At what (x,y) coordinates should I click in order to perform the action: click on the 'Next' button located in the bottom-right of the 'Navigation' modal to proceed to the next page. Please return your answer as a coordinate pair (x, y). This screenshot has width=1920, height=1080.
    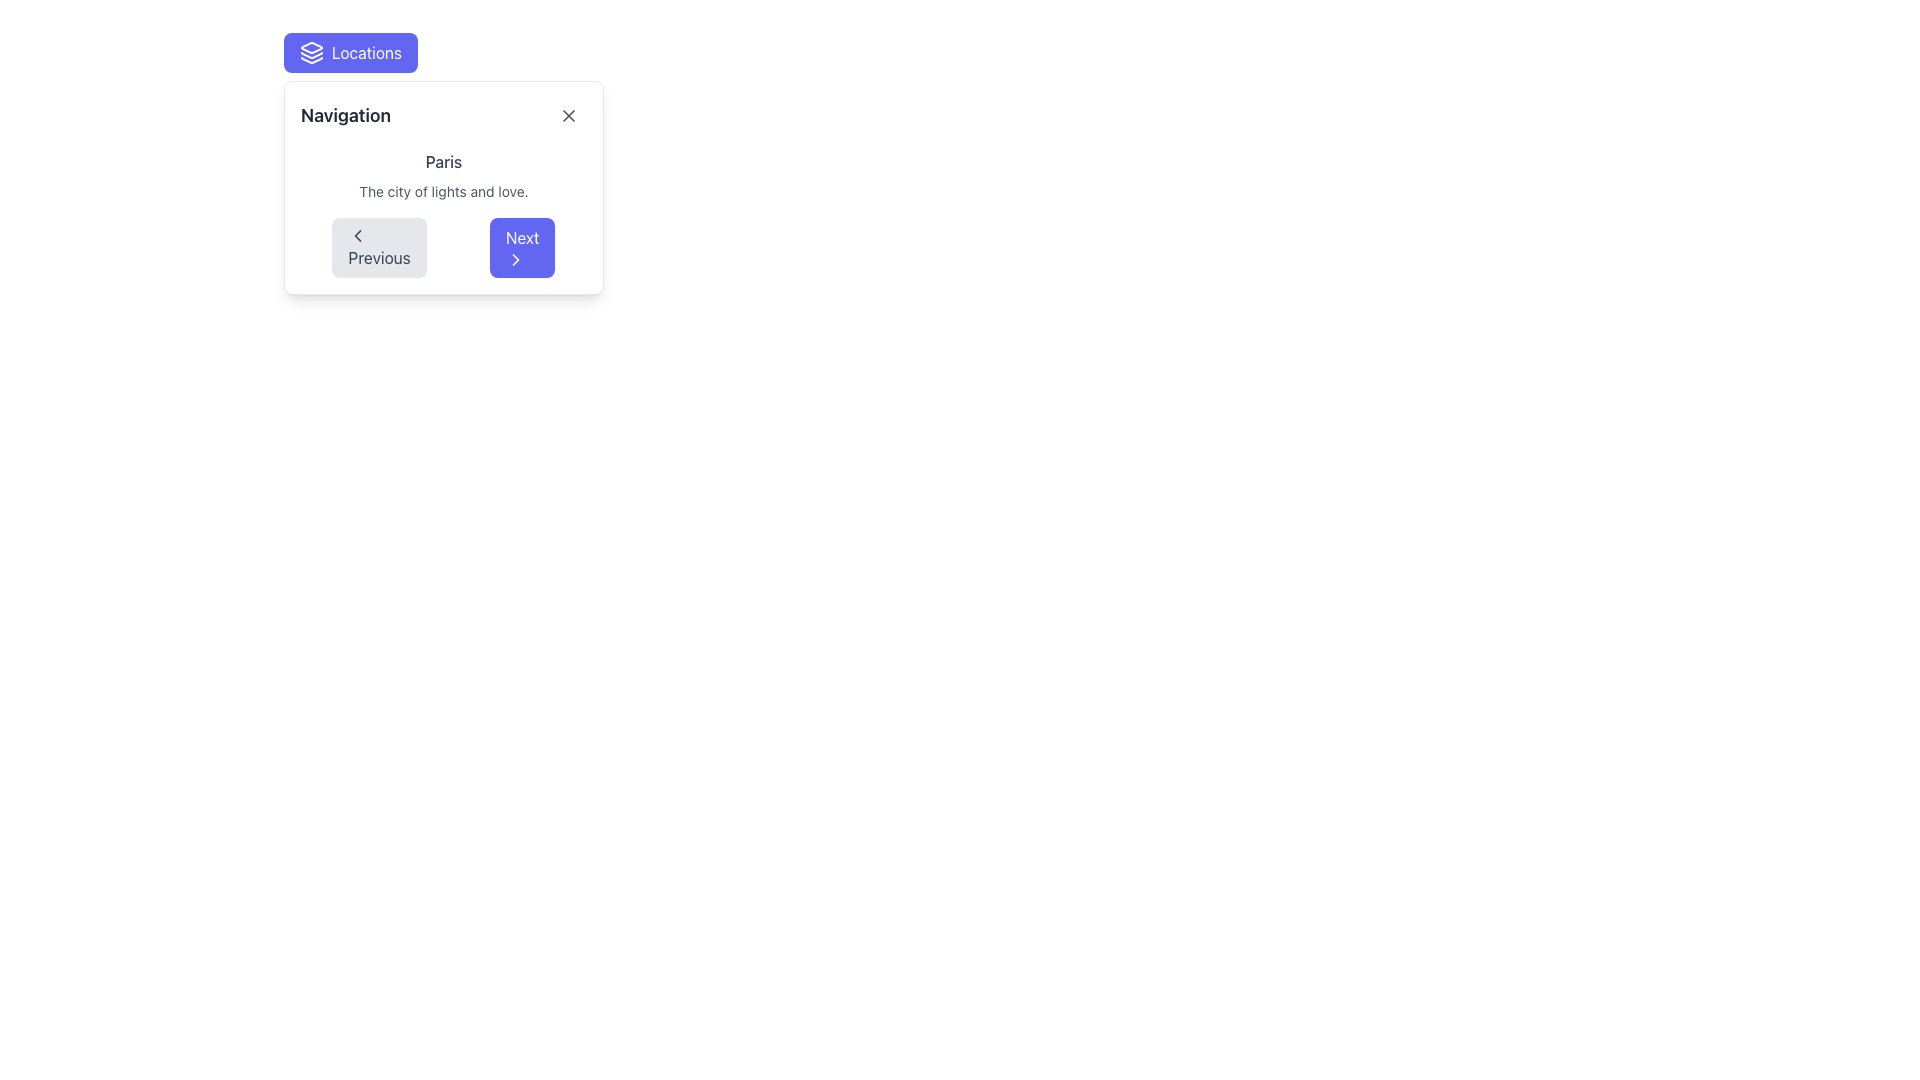
    Looking at the image, I should click on (522, 246).